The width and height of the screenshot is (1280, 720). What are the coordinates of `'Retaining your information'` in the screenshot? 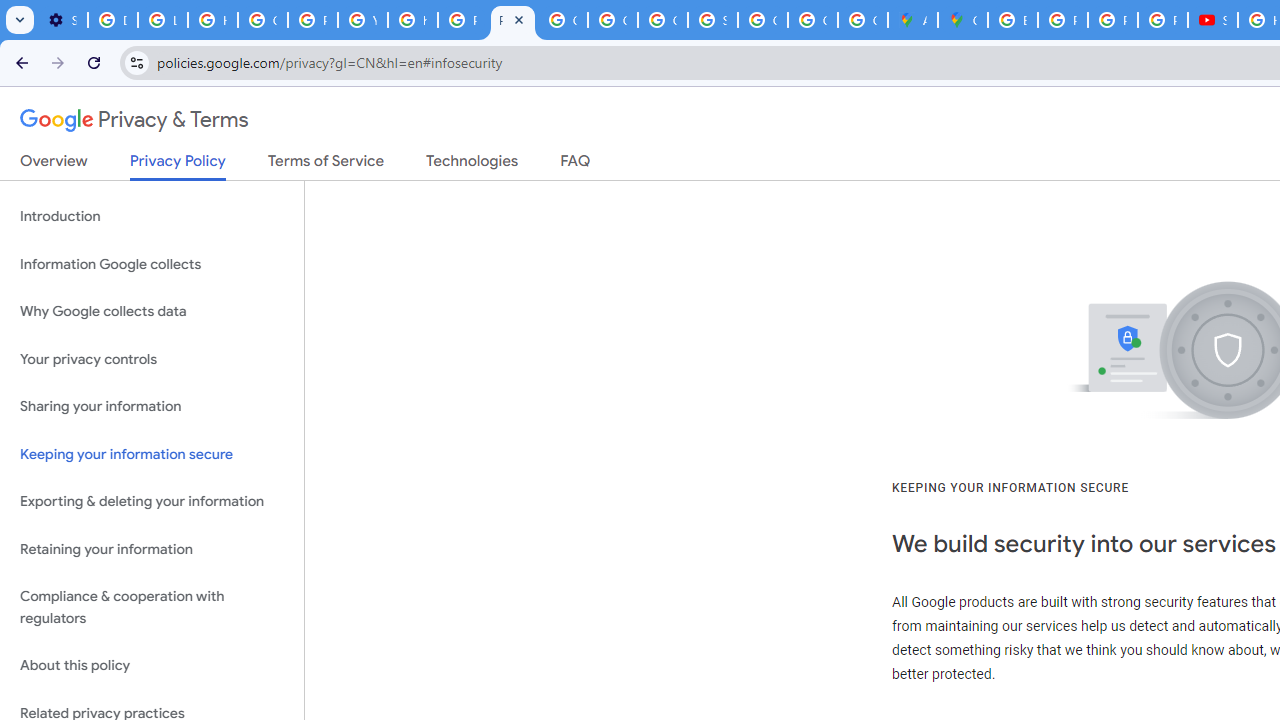 It's located at (151, 549).